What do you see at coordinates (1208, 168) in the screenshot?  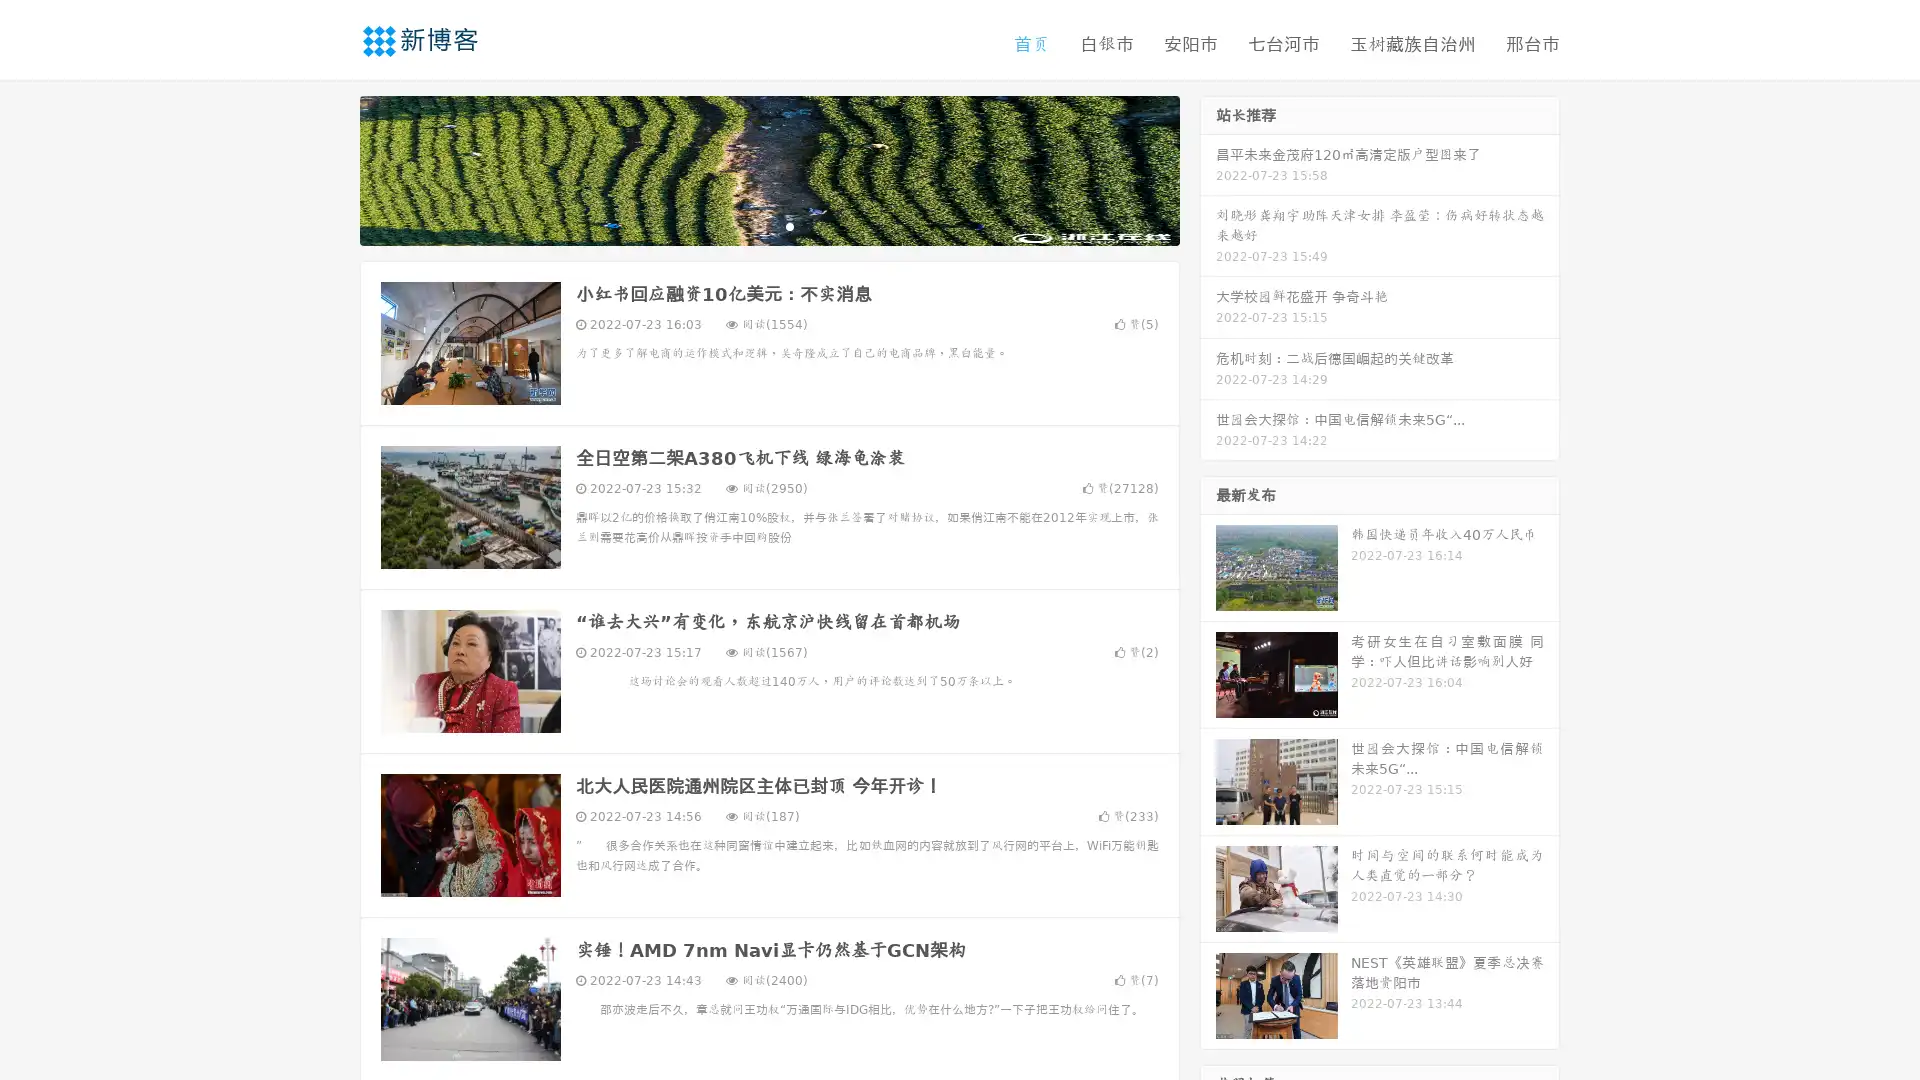 I see `Next slide` at bounding box center [1208, 168].